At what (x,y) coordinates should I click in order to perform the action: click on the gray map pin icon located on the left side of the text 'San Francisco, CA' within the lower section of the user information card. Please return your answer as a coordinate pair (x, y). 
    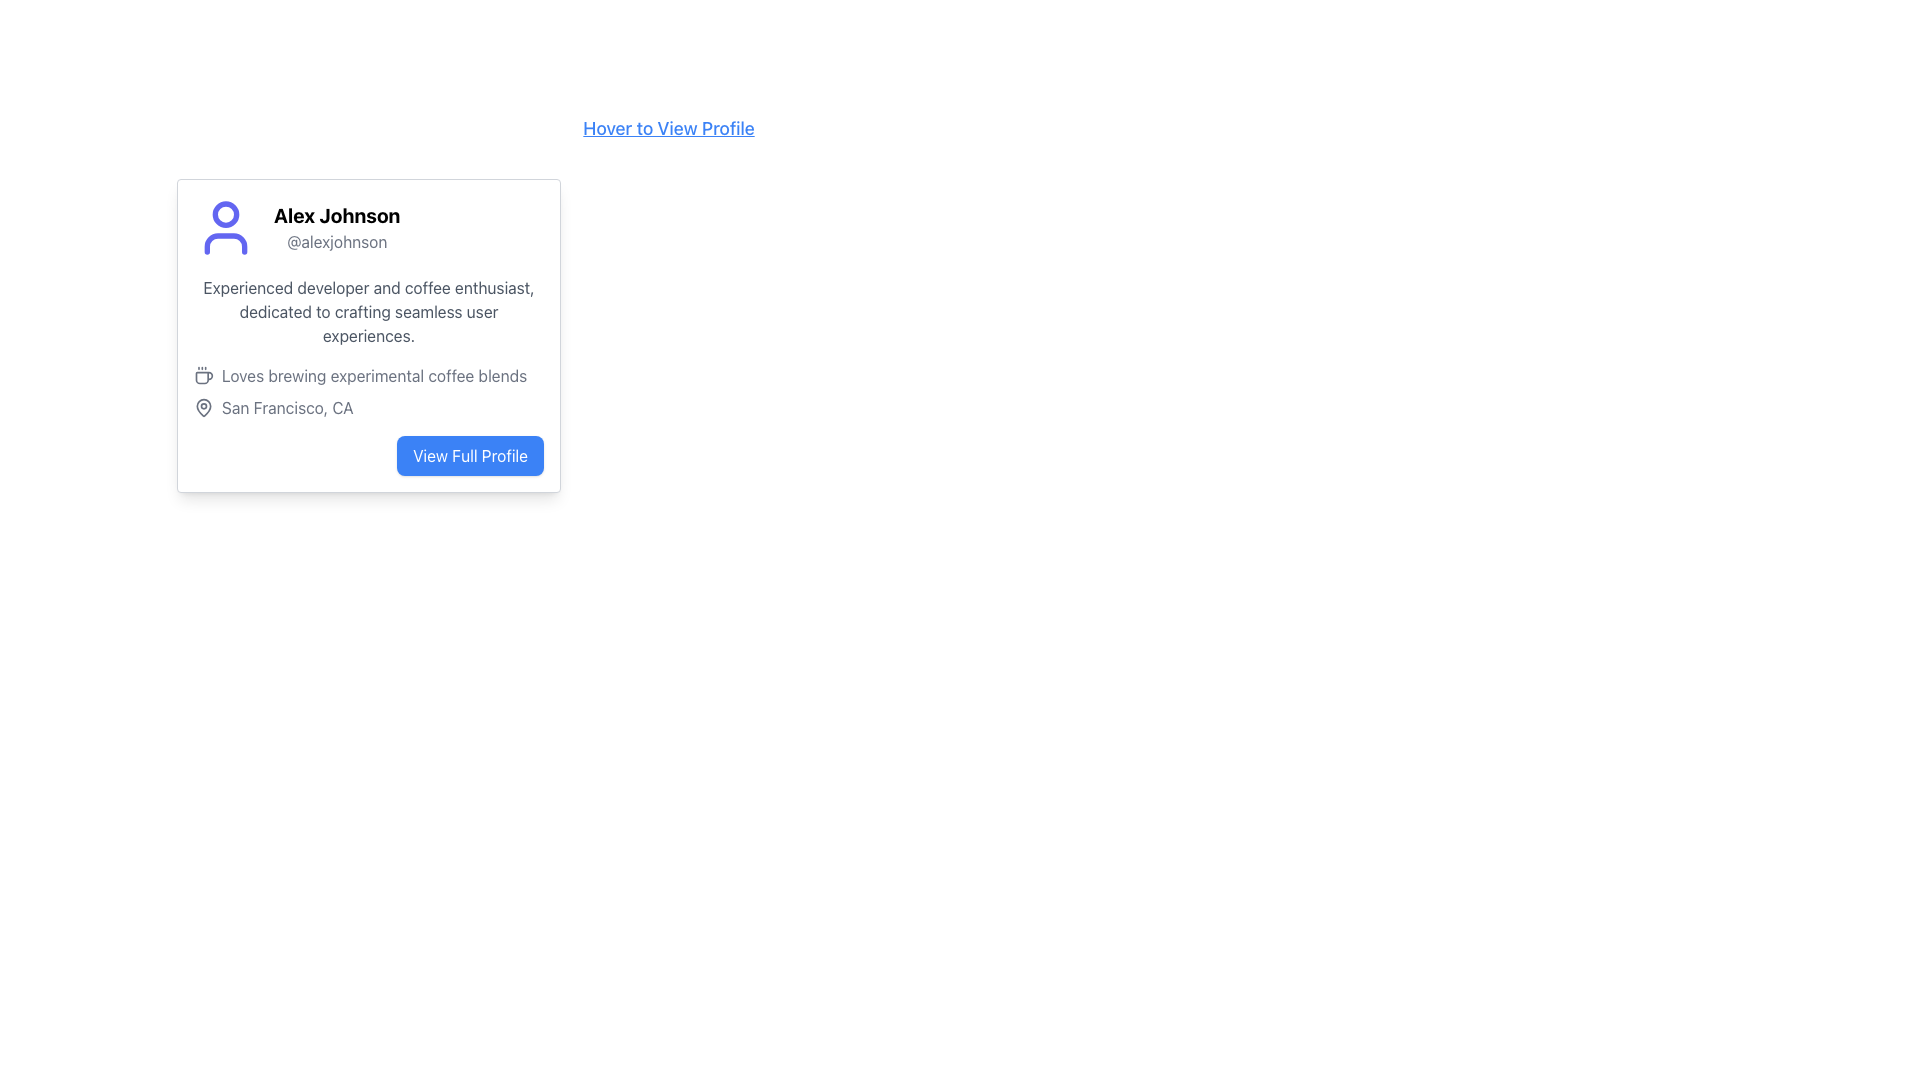
    Looking at the image, I should click on (203, 407).